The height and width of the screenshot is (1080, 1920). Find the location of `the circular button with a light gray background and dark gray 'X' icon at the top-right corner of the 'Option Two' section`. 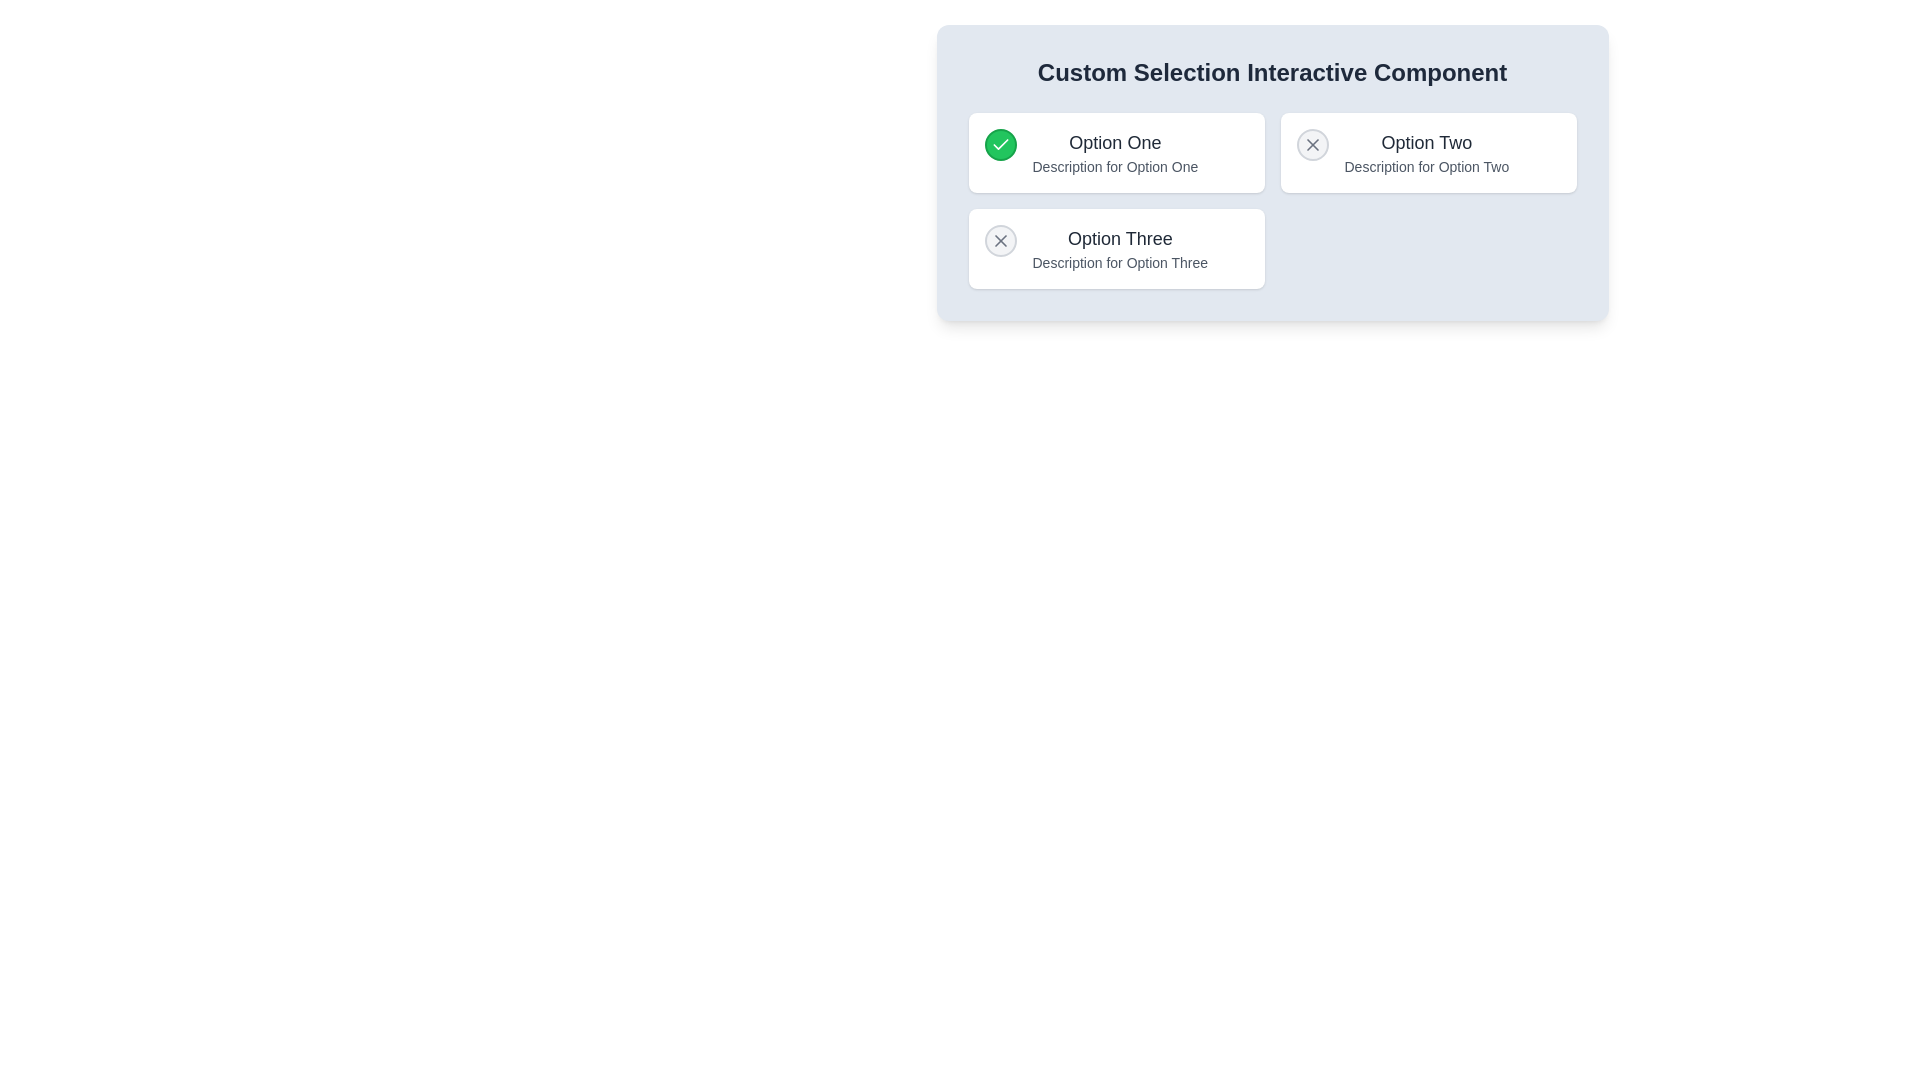

the circular button with a light gray background and dark gray 'X' icon at the top-right corner of the 'Option Two' section is located at coordinates (1312, 144).